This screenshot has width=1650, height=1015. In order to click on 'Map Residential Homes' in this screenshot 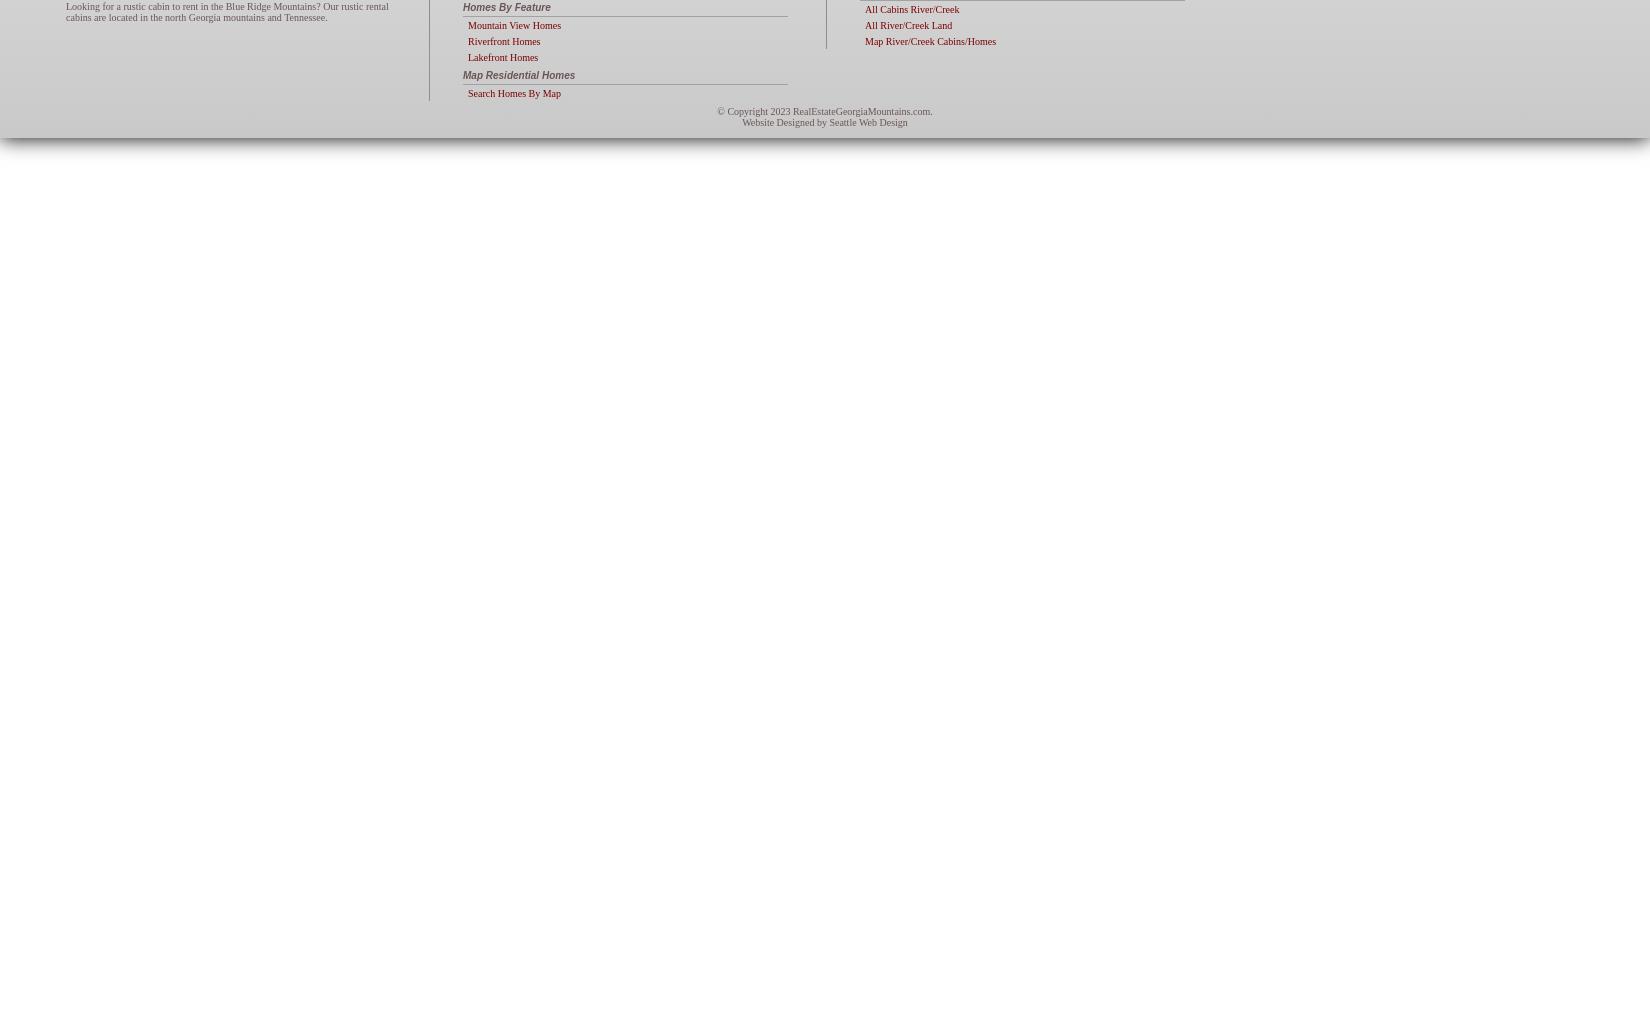, I will do `click(517, 74)`.